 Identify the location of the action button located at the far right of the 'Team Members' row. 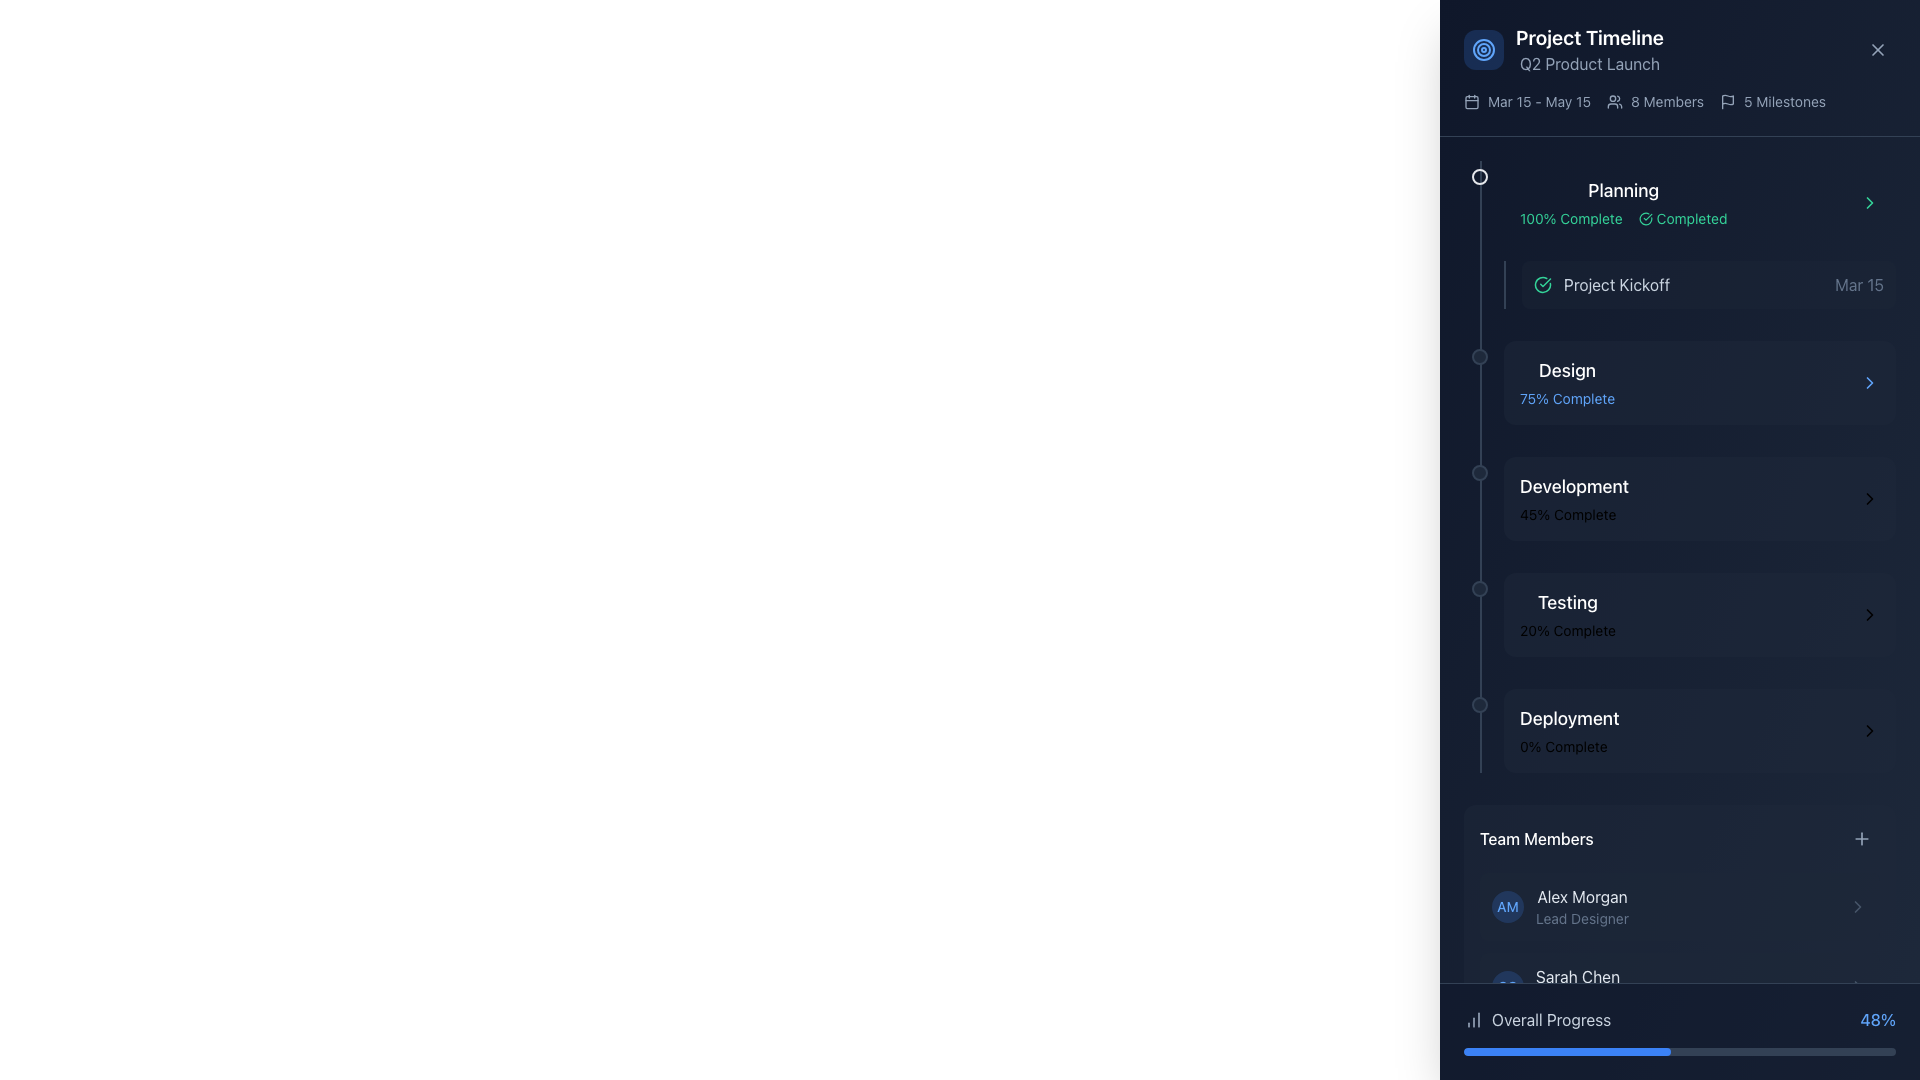
(1861, 839).